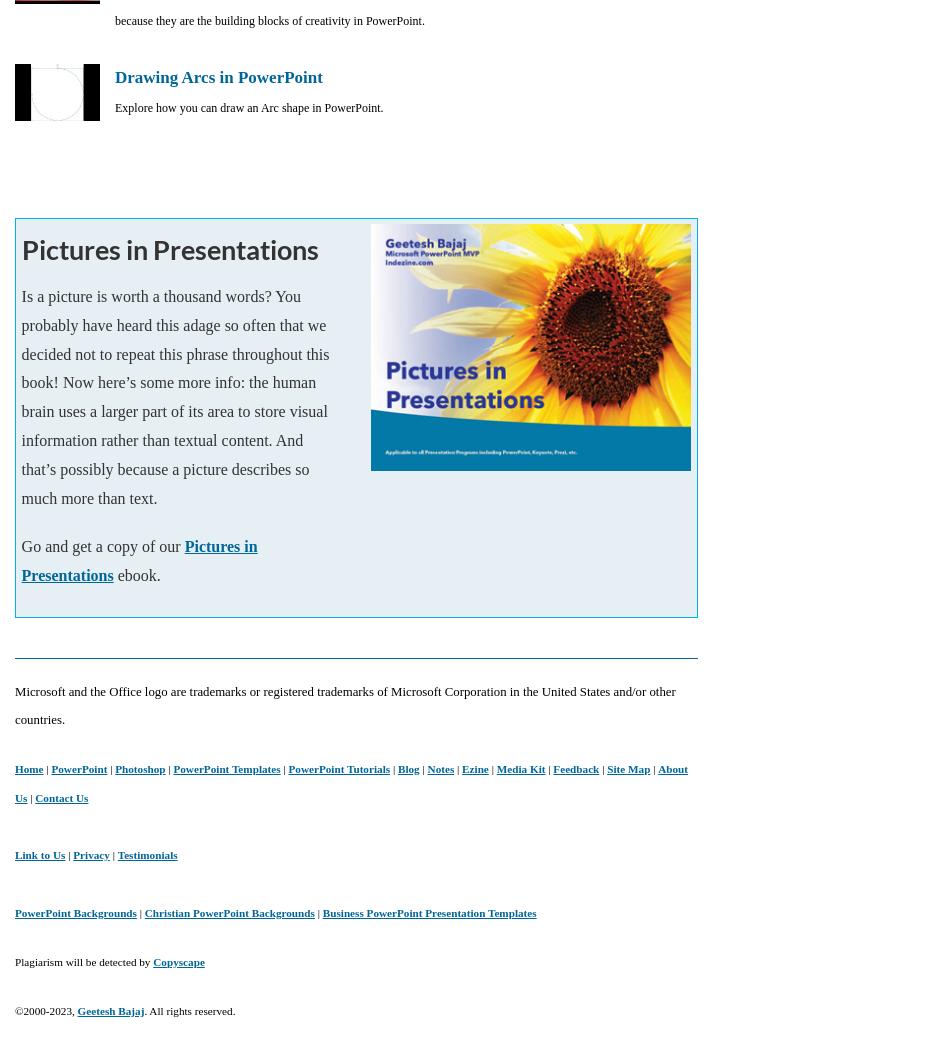 The height and width of the screenshot is (1051, 950). Describe the element at coordinates (15, 781) in the screenshot. I see `'About Us'` at that location.